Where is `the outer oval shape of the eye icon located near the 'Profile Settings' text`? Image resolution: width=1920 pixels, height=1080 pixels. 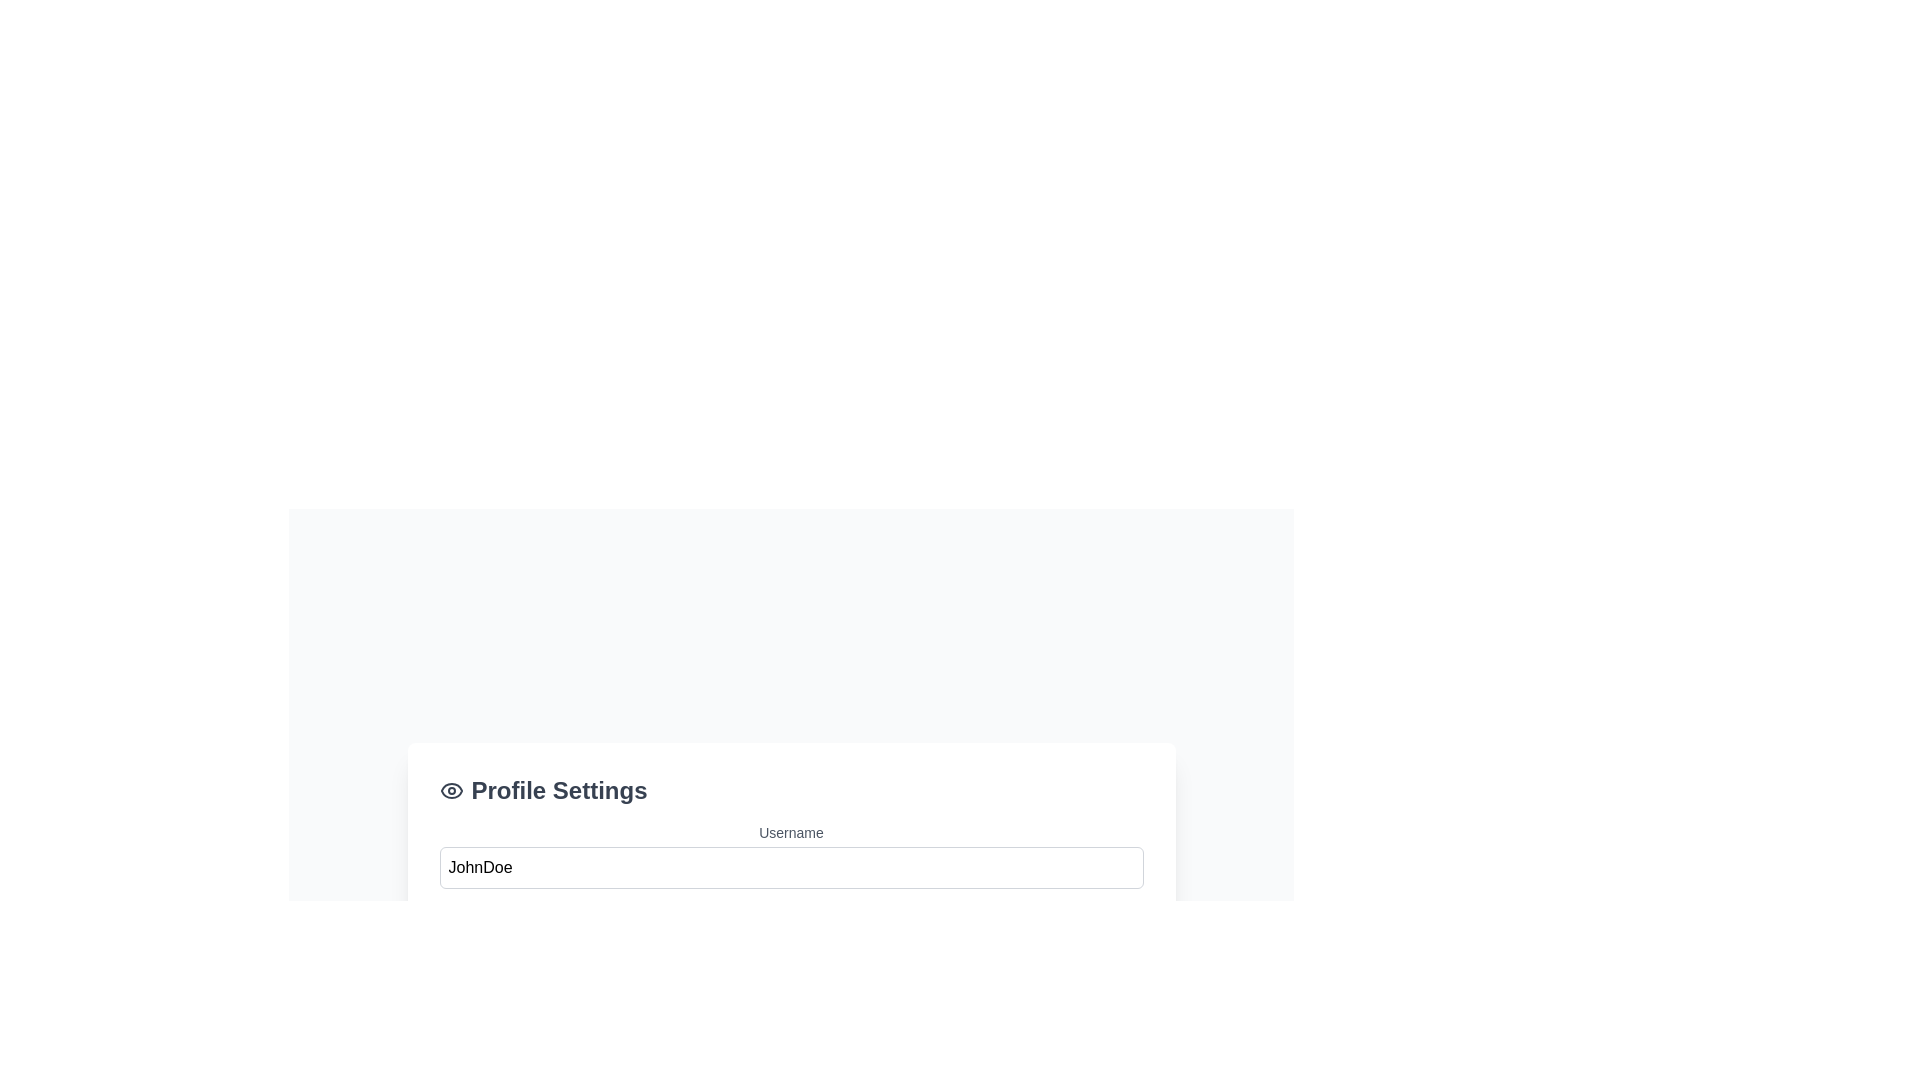 the outer oval shape of the eye icon located near the 'Profile Settings' text is located at coordinates (450, 789).